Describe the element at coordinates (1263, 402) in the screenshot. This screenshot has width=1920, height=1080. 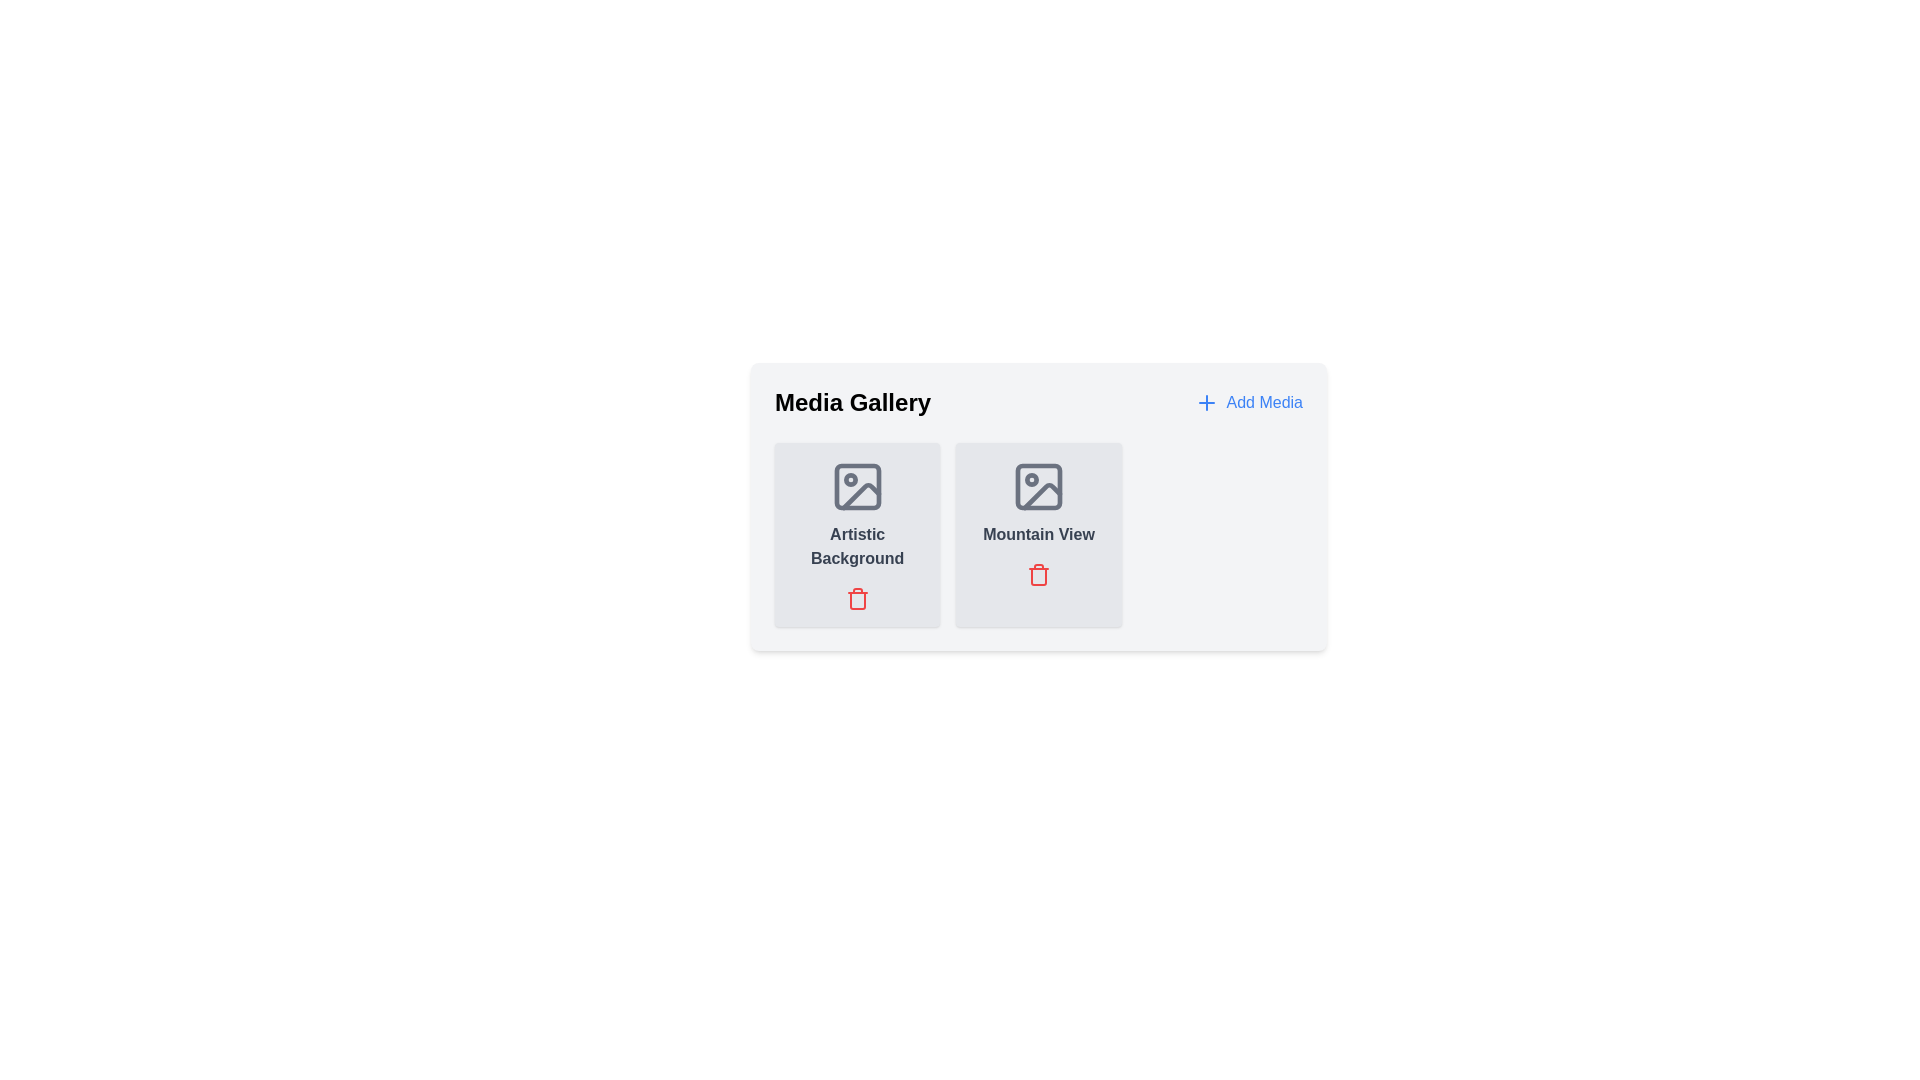
I see `the blue, underlined text link reading 'Add Media' located near the top-right corner of the 'Media Gallery' panel` at that location.